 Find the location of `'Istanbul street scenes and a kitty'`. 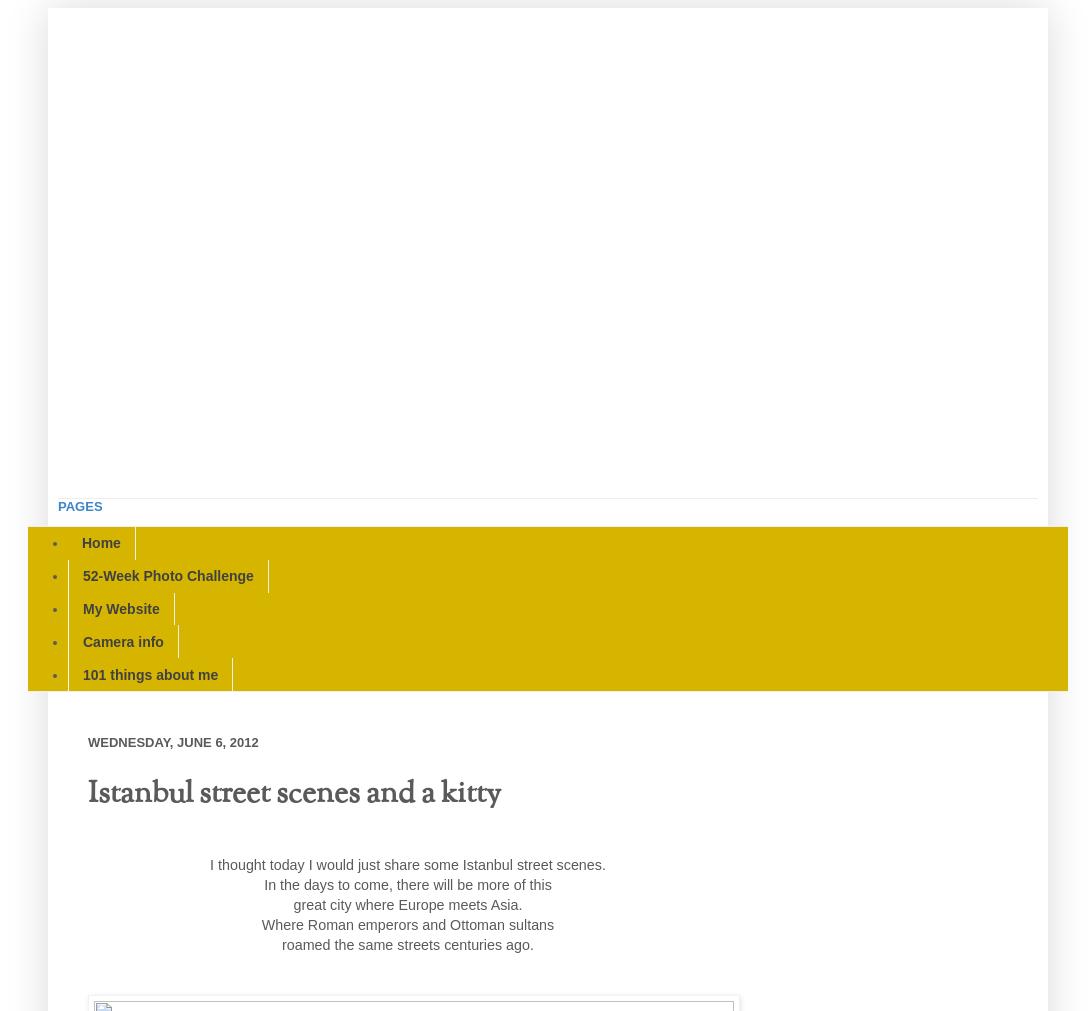

'Istanbul street scenes and a kitty' is located at coordinates (294, 793).